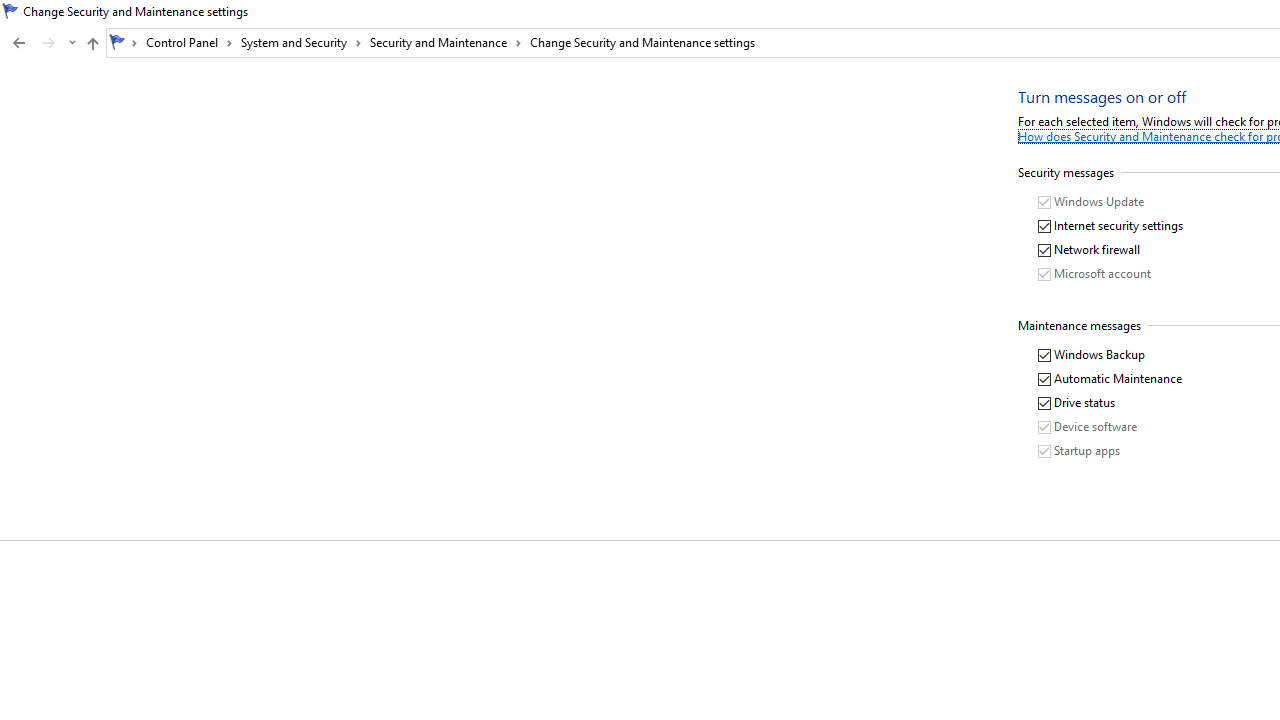 The image size is (1280, 720). Describe the element at coordinates (300, 42) in the screenshot. I see `'System and Security'` at that location.